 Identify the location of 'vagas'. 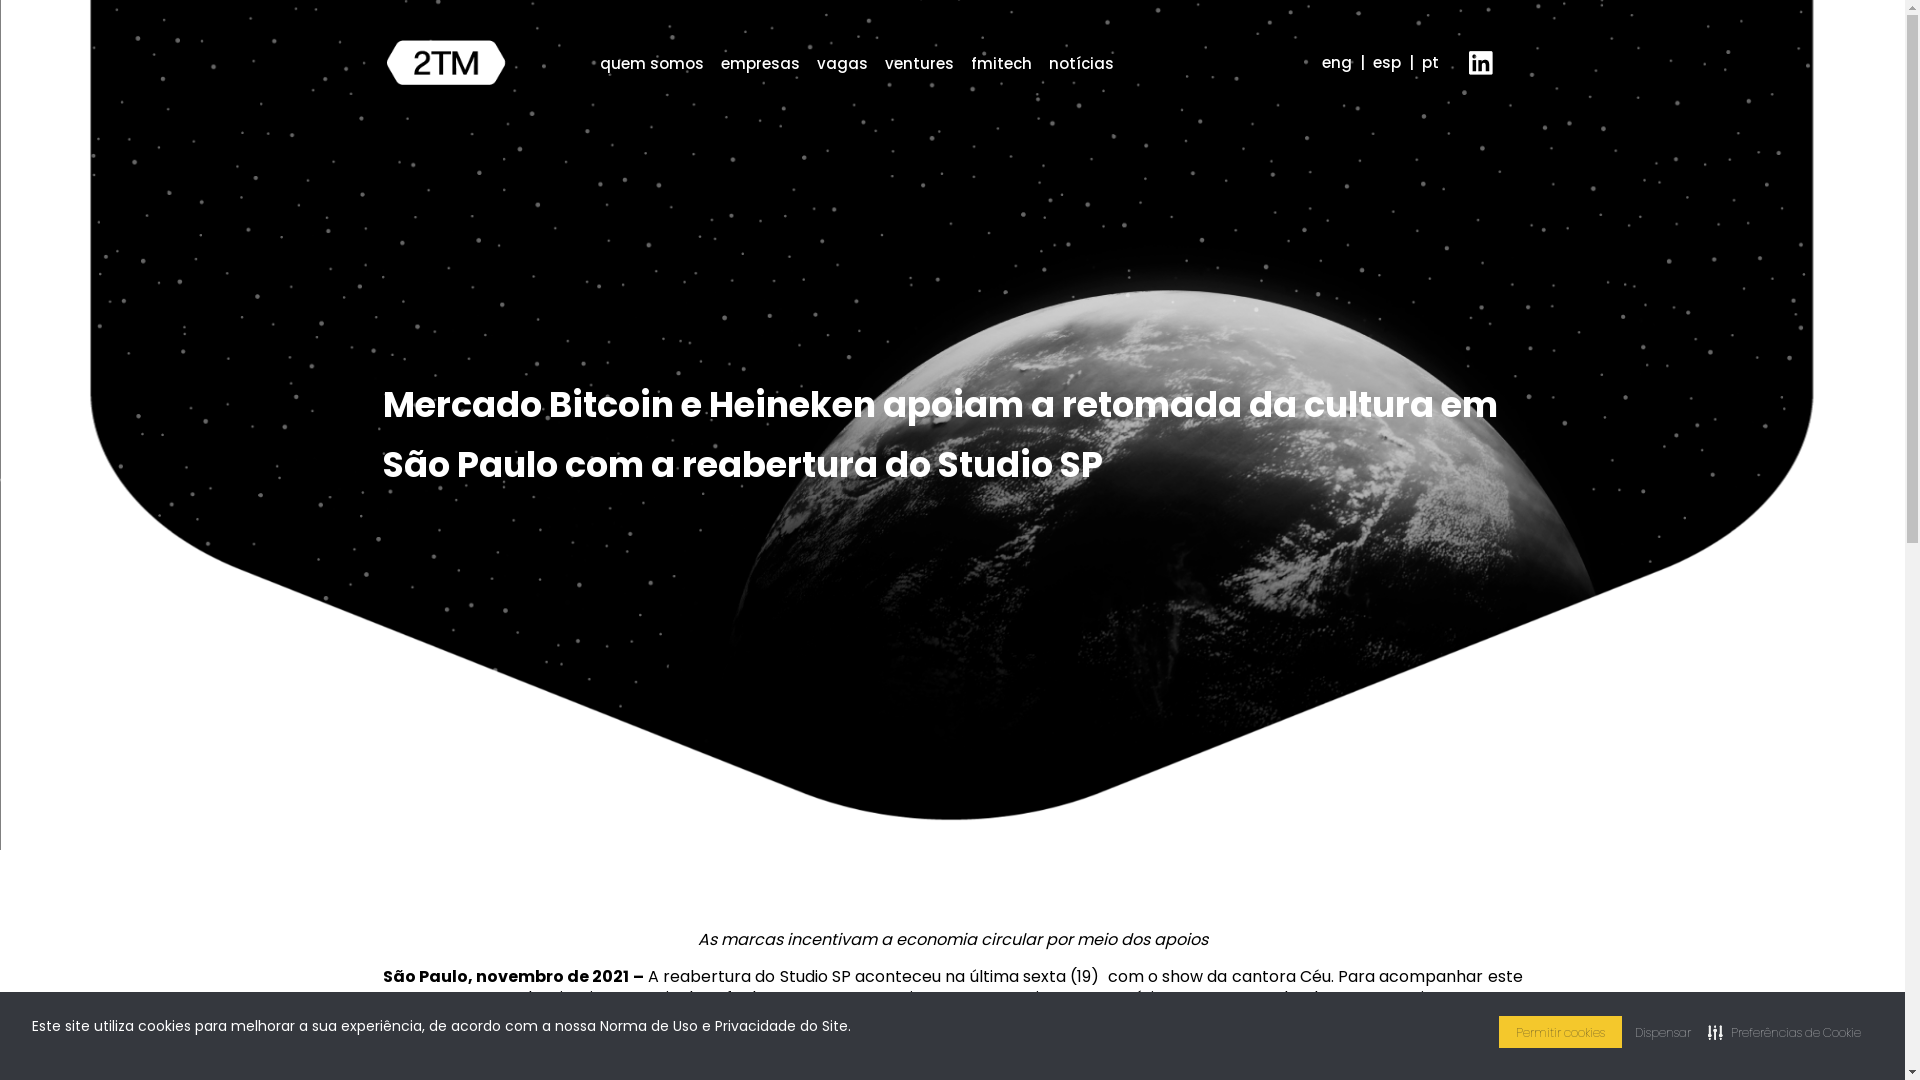
(816, 62).